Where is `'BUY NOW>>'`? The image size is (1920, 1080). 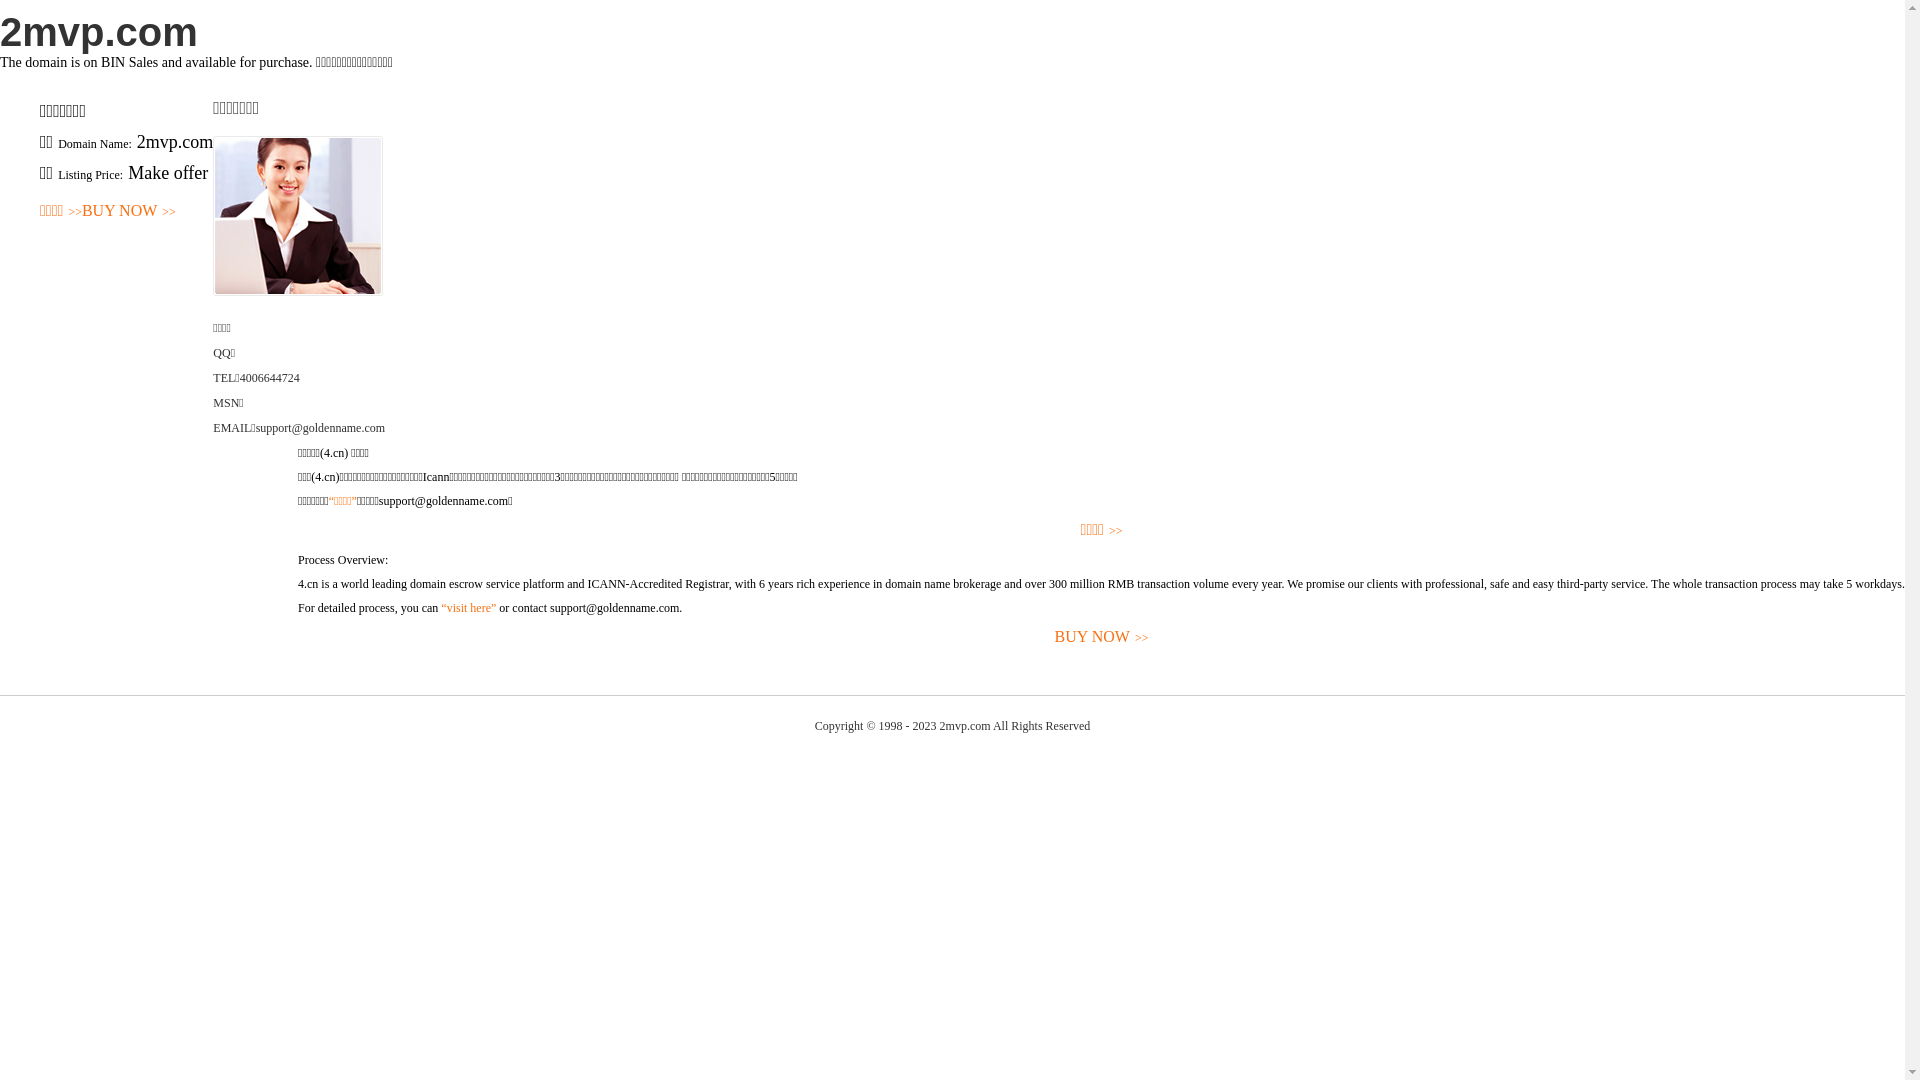 'BUY NOW>>' is located at coordinates (128, 211).